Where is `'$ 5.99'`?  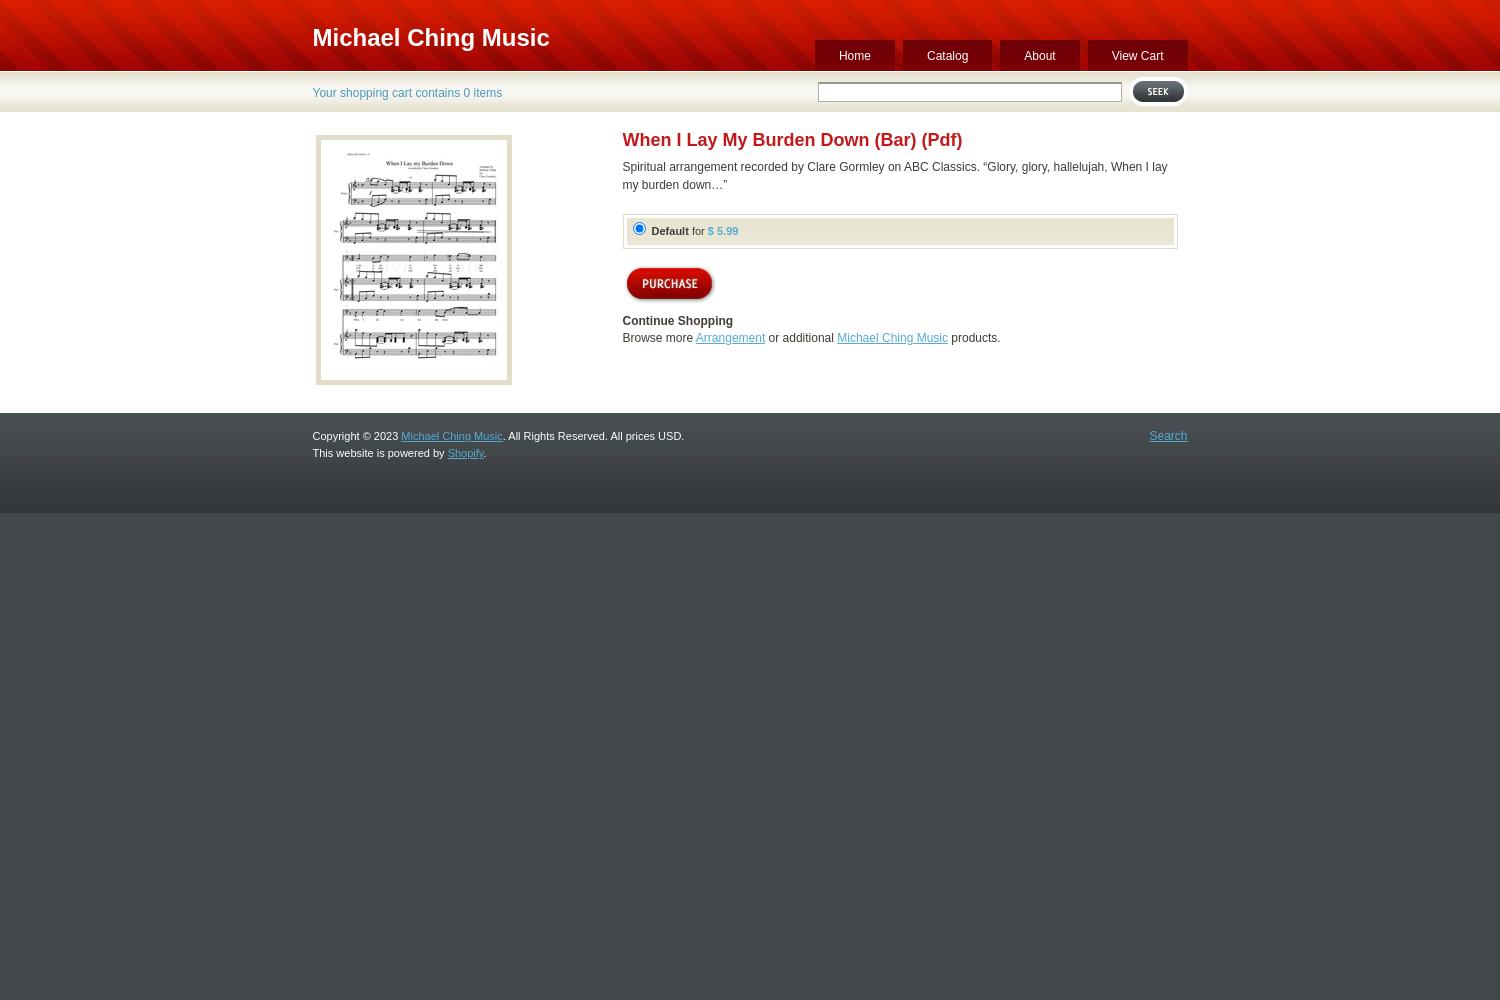
'$ 5.99' is located at coordinates (721, 230).